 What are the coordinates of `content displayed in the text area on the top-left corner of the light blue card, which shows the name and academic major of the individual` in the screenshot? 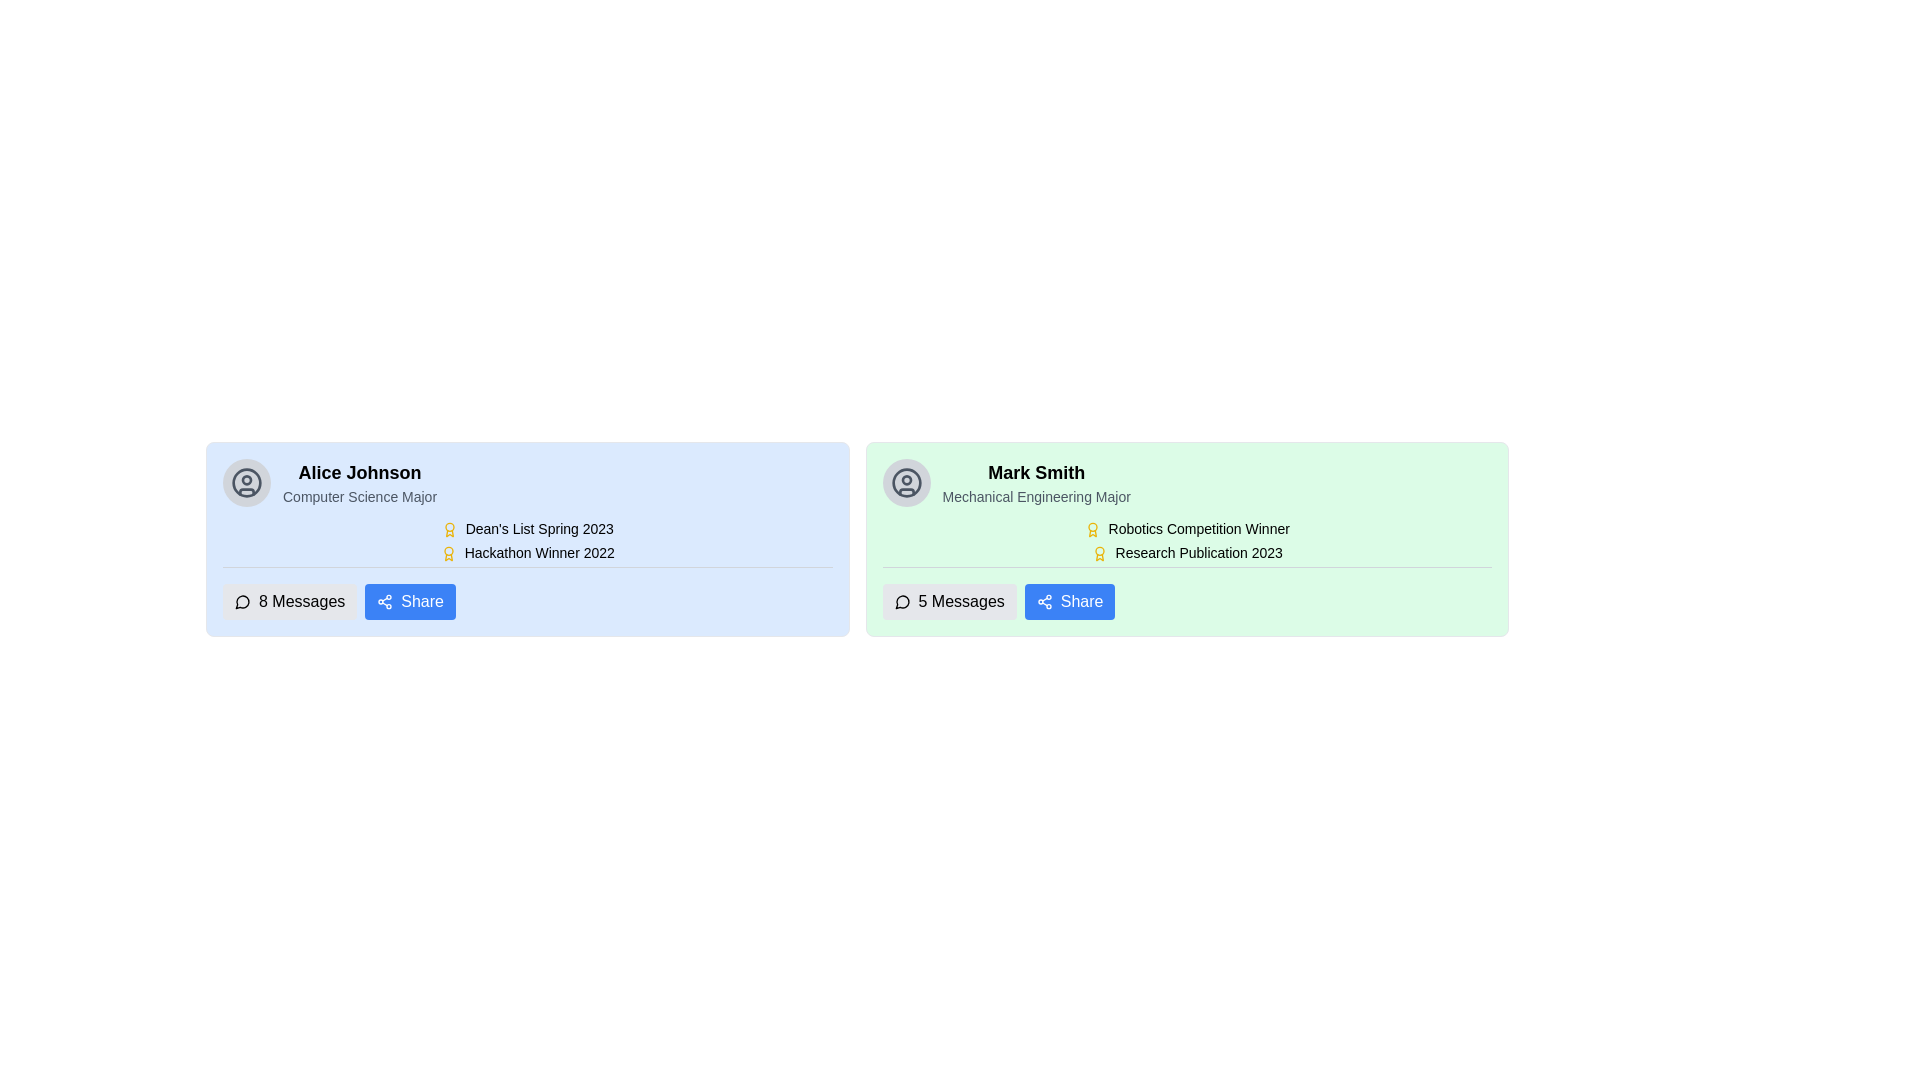 It's located at (360, 482).